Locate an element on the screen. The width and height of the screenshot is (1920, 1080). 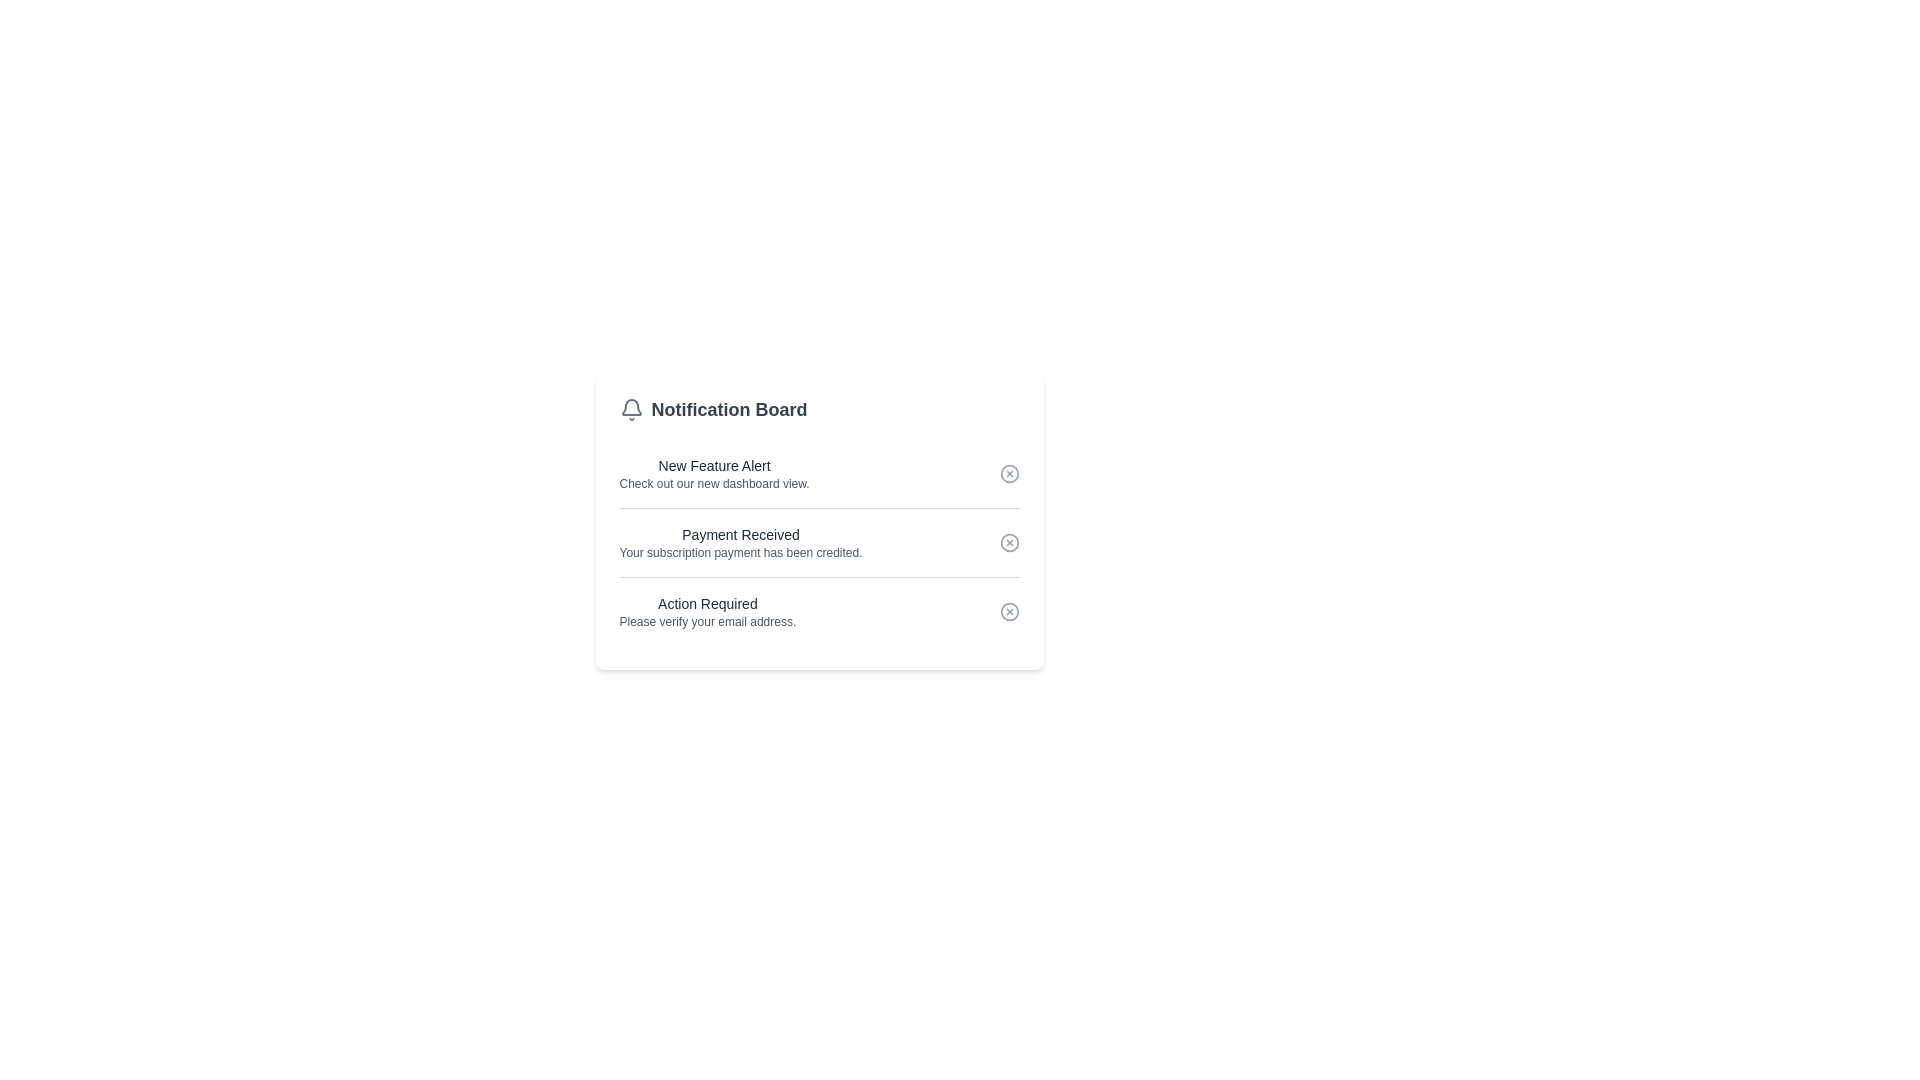
the static text label that prompts user attention related to email verification, located in the third notification group above the 'Please verify your email address' text is located at coordinates (707, 603).